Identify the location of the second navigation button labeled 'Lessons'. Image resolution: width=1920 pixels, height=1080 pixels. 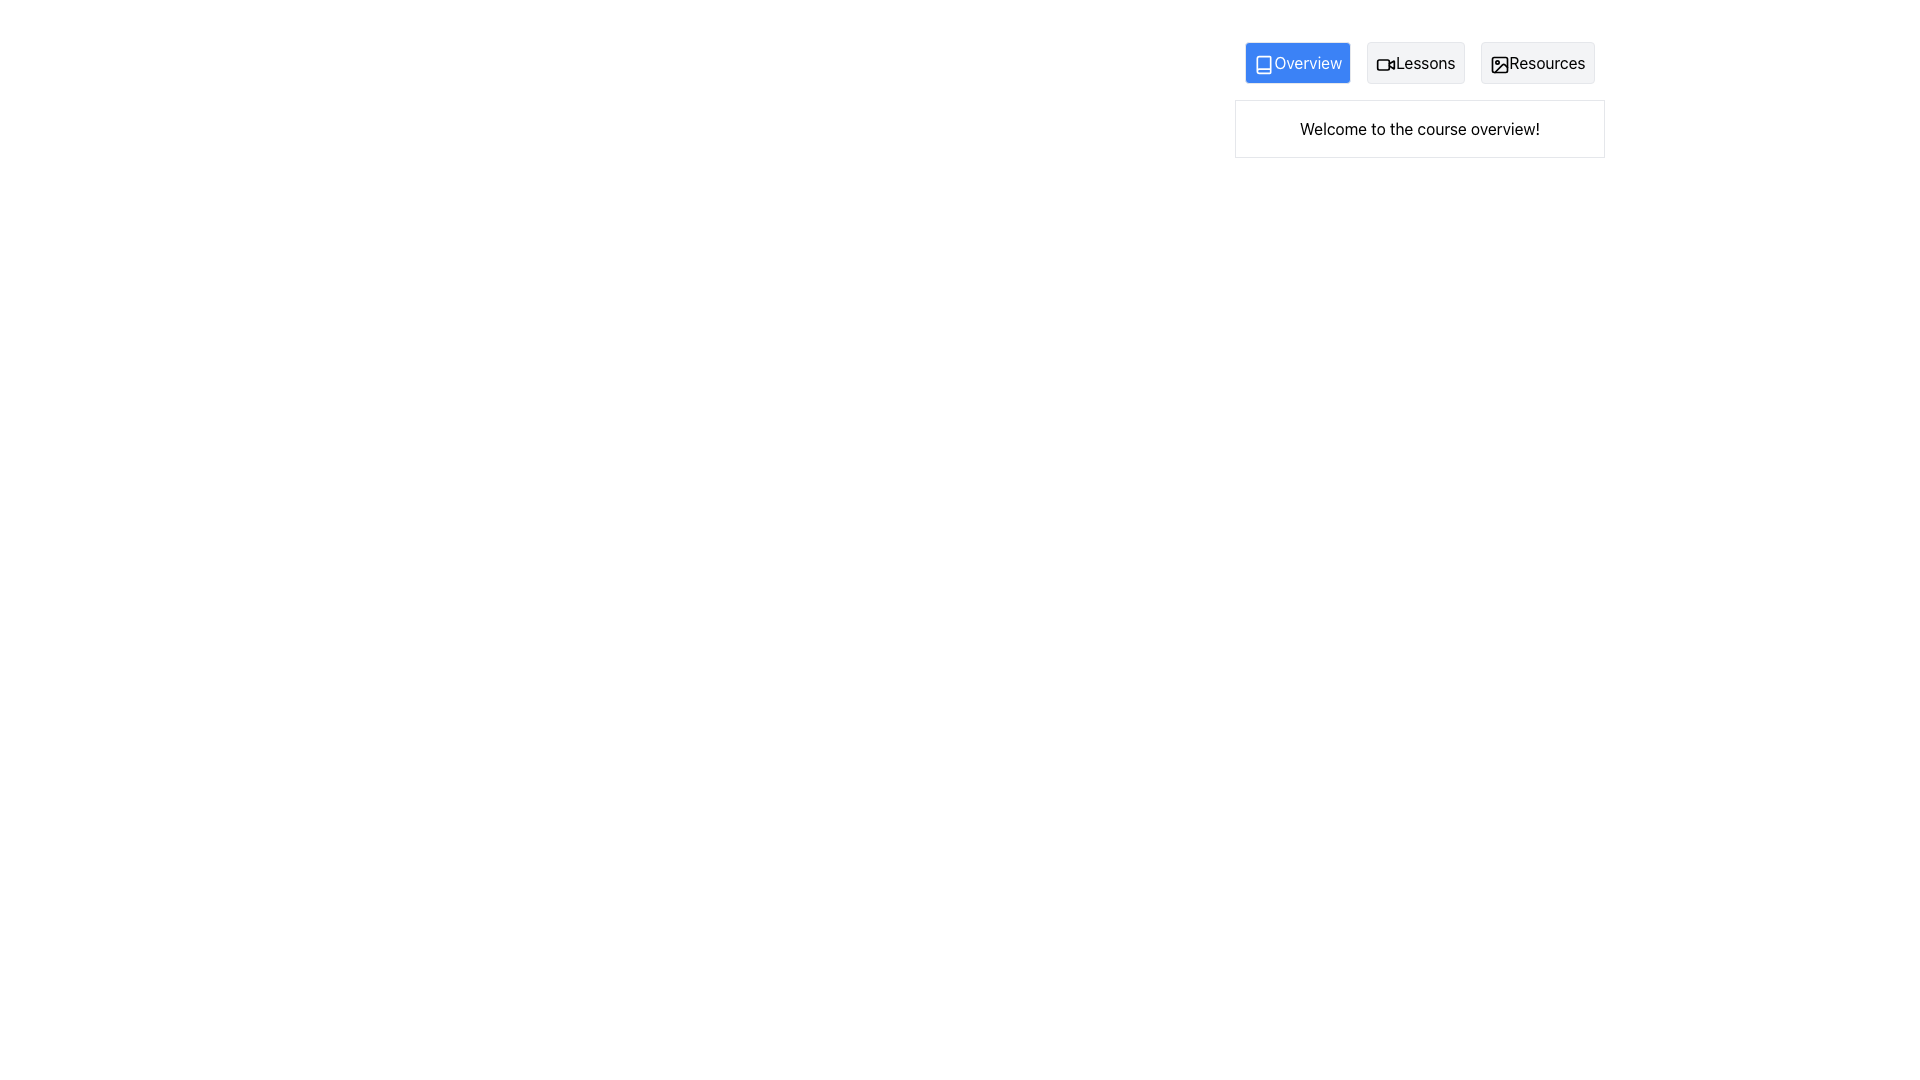
(1414, 61).